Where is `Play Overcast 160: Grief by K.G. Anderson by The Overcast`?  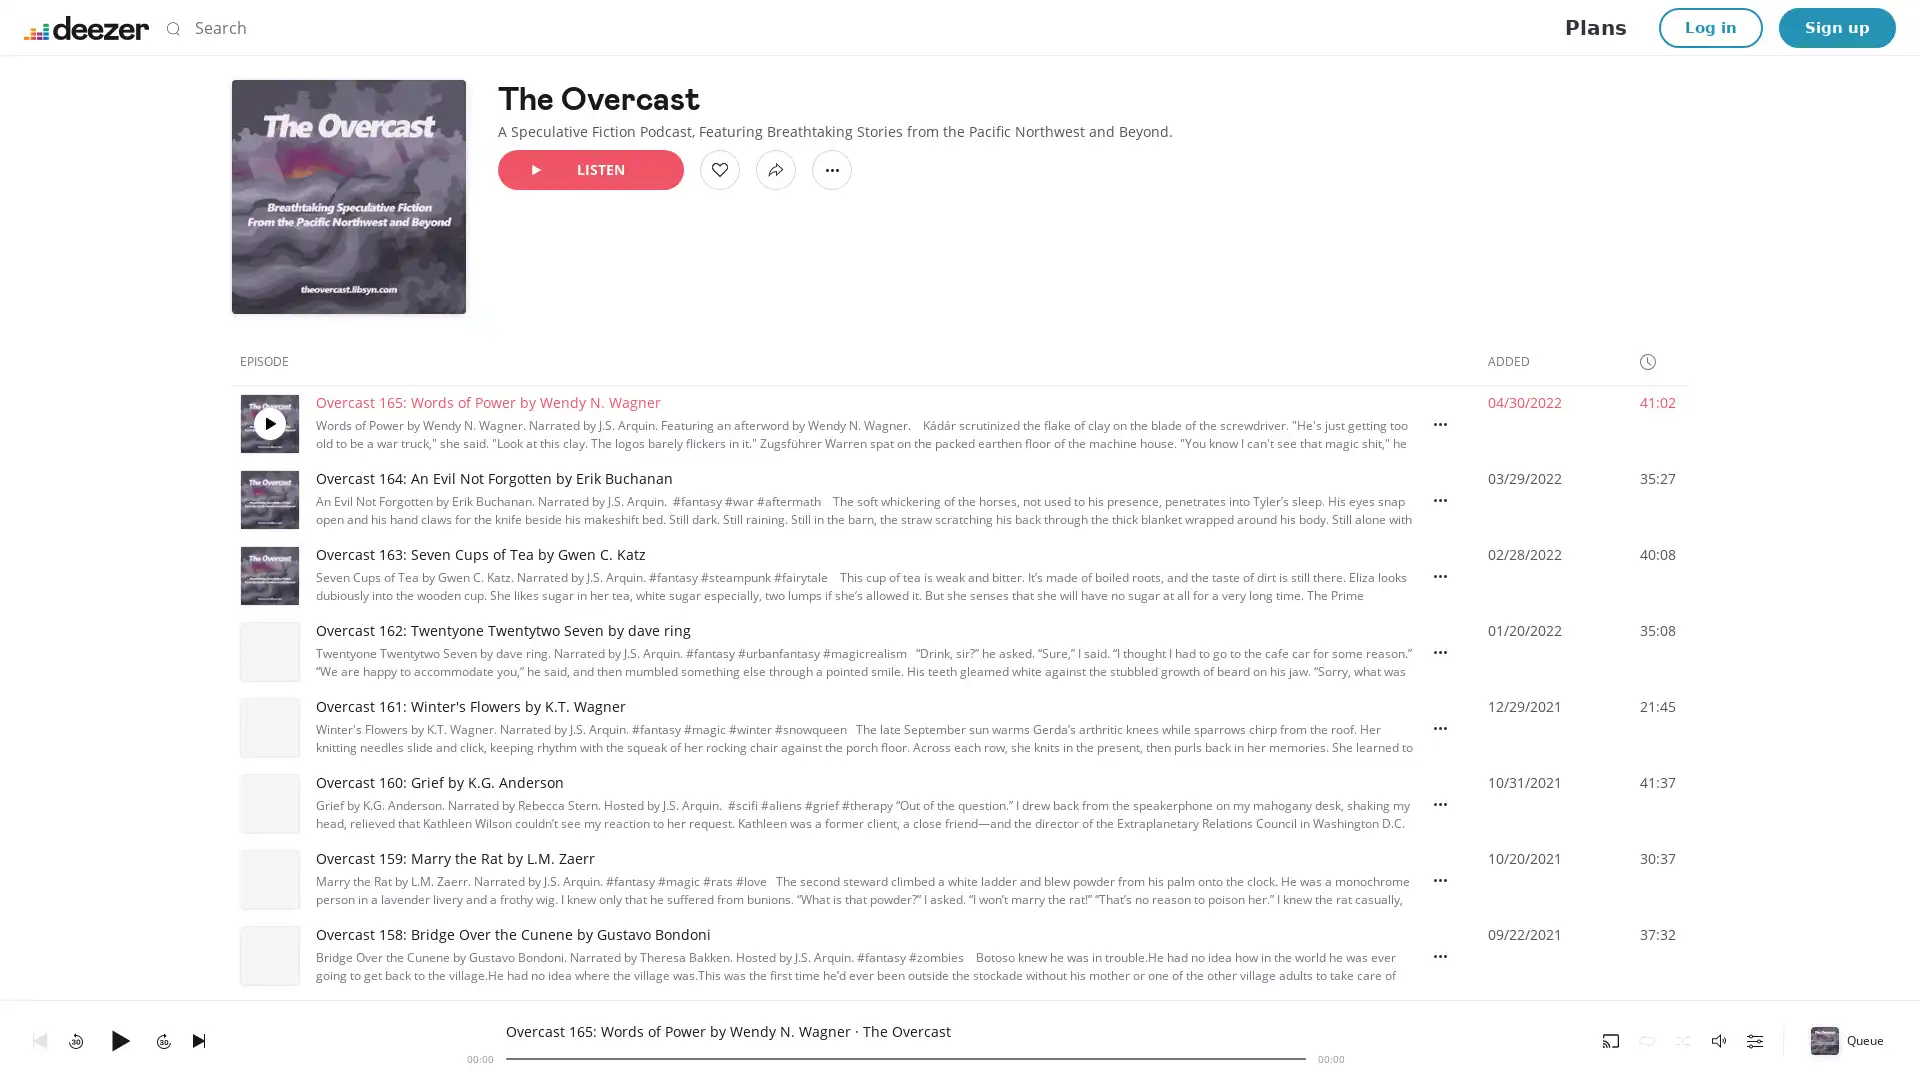 Play Overcast 160: Grief by K.G. Anderson by The Overcast is located at coordinates (268, 802).